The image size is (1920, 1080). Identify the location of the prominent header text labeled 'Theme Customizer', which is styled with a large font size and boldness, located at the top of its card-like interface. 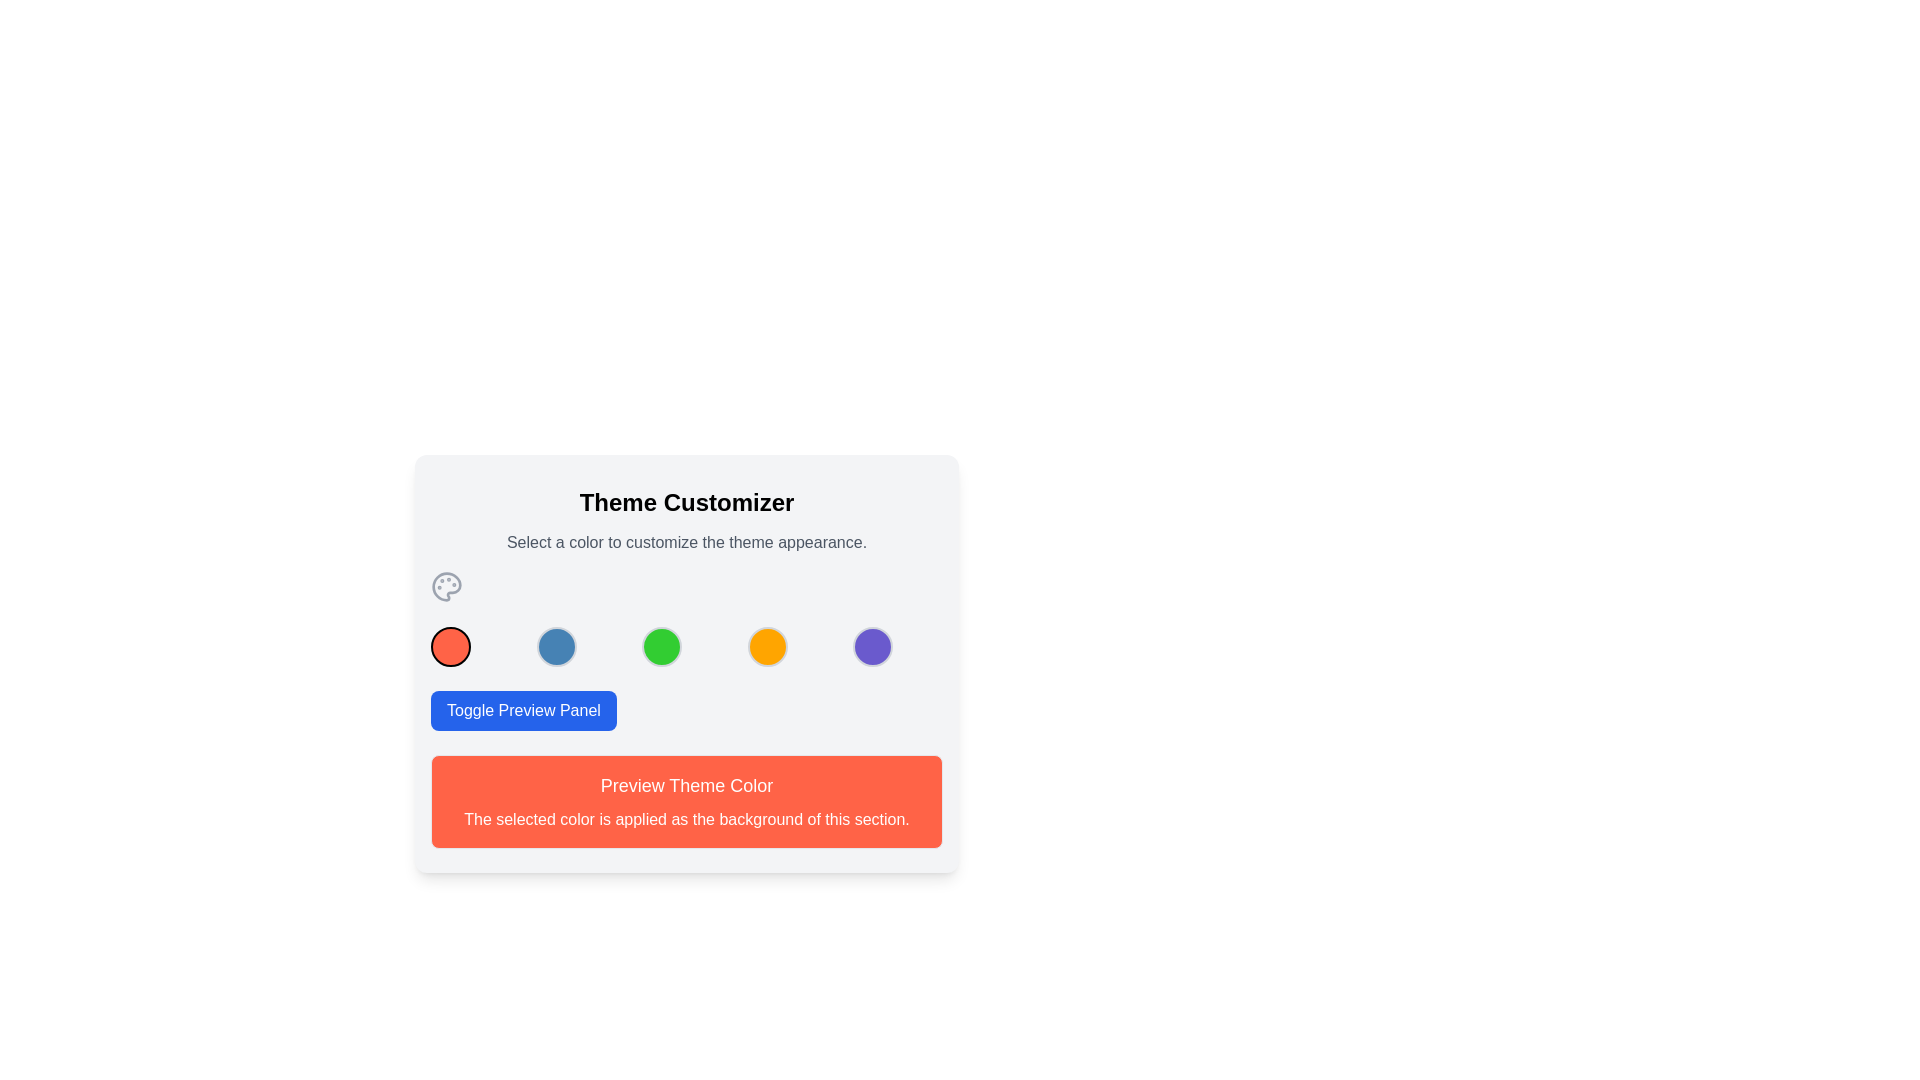
(686, 501).